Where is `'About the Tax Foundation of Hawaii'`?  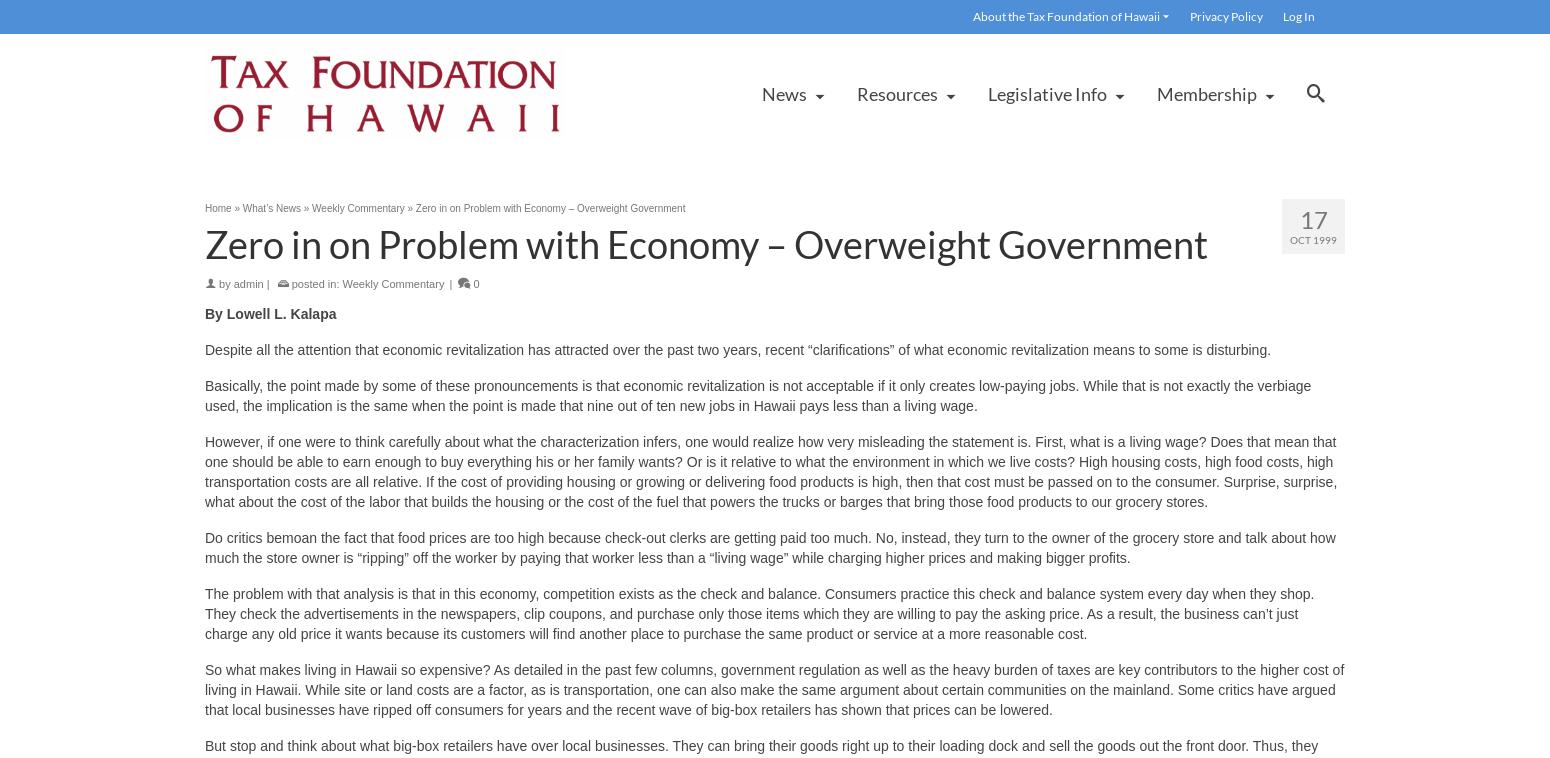
'About the Tax Foundation of Hawaii' is located at coordinates (1066, 15).